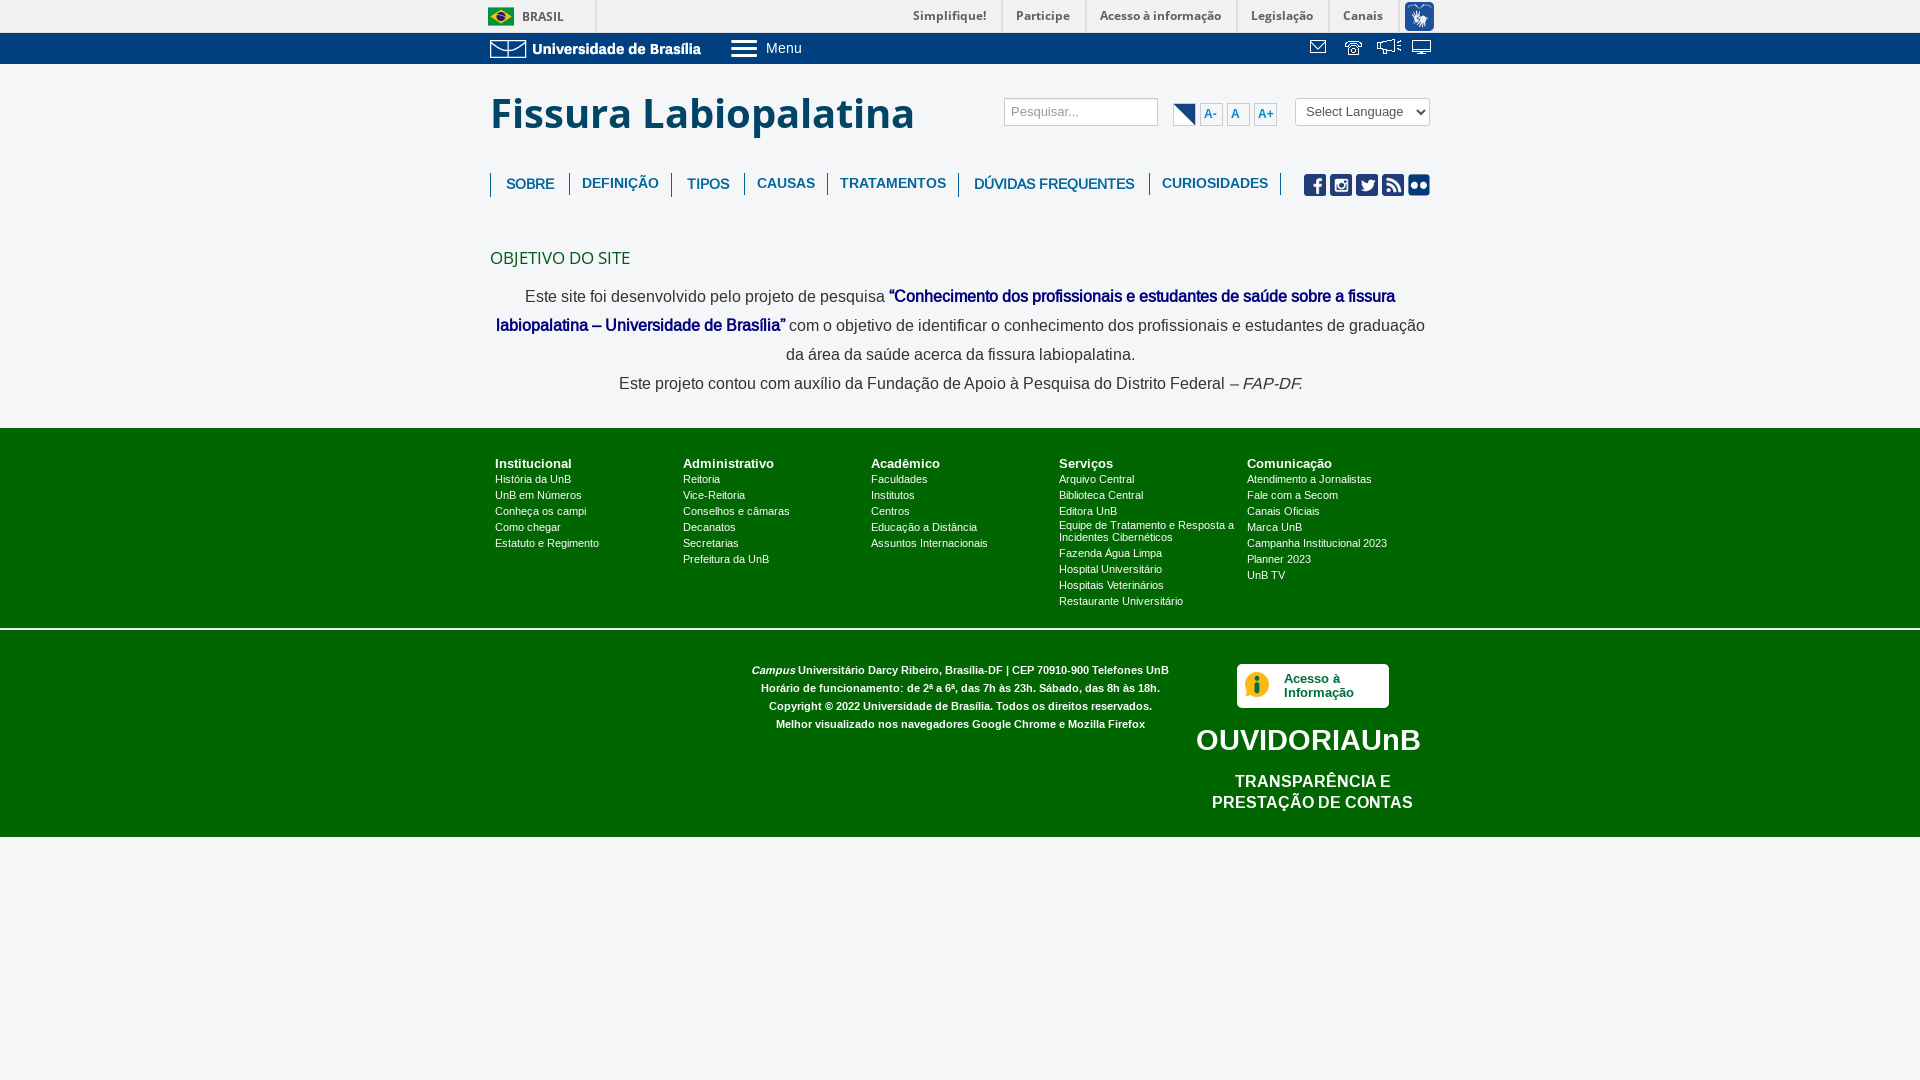  I want to click on 'A', so click(1226, 114).